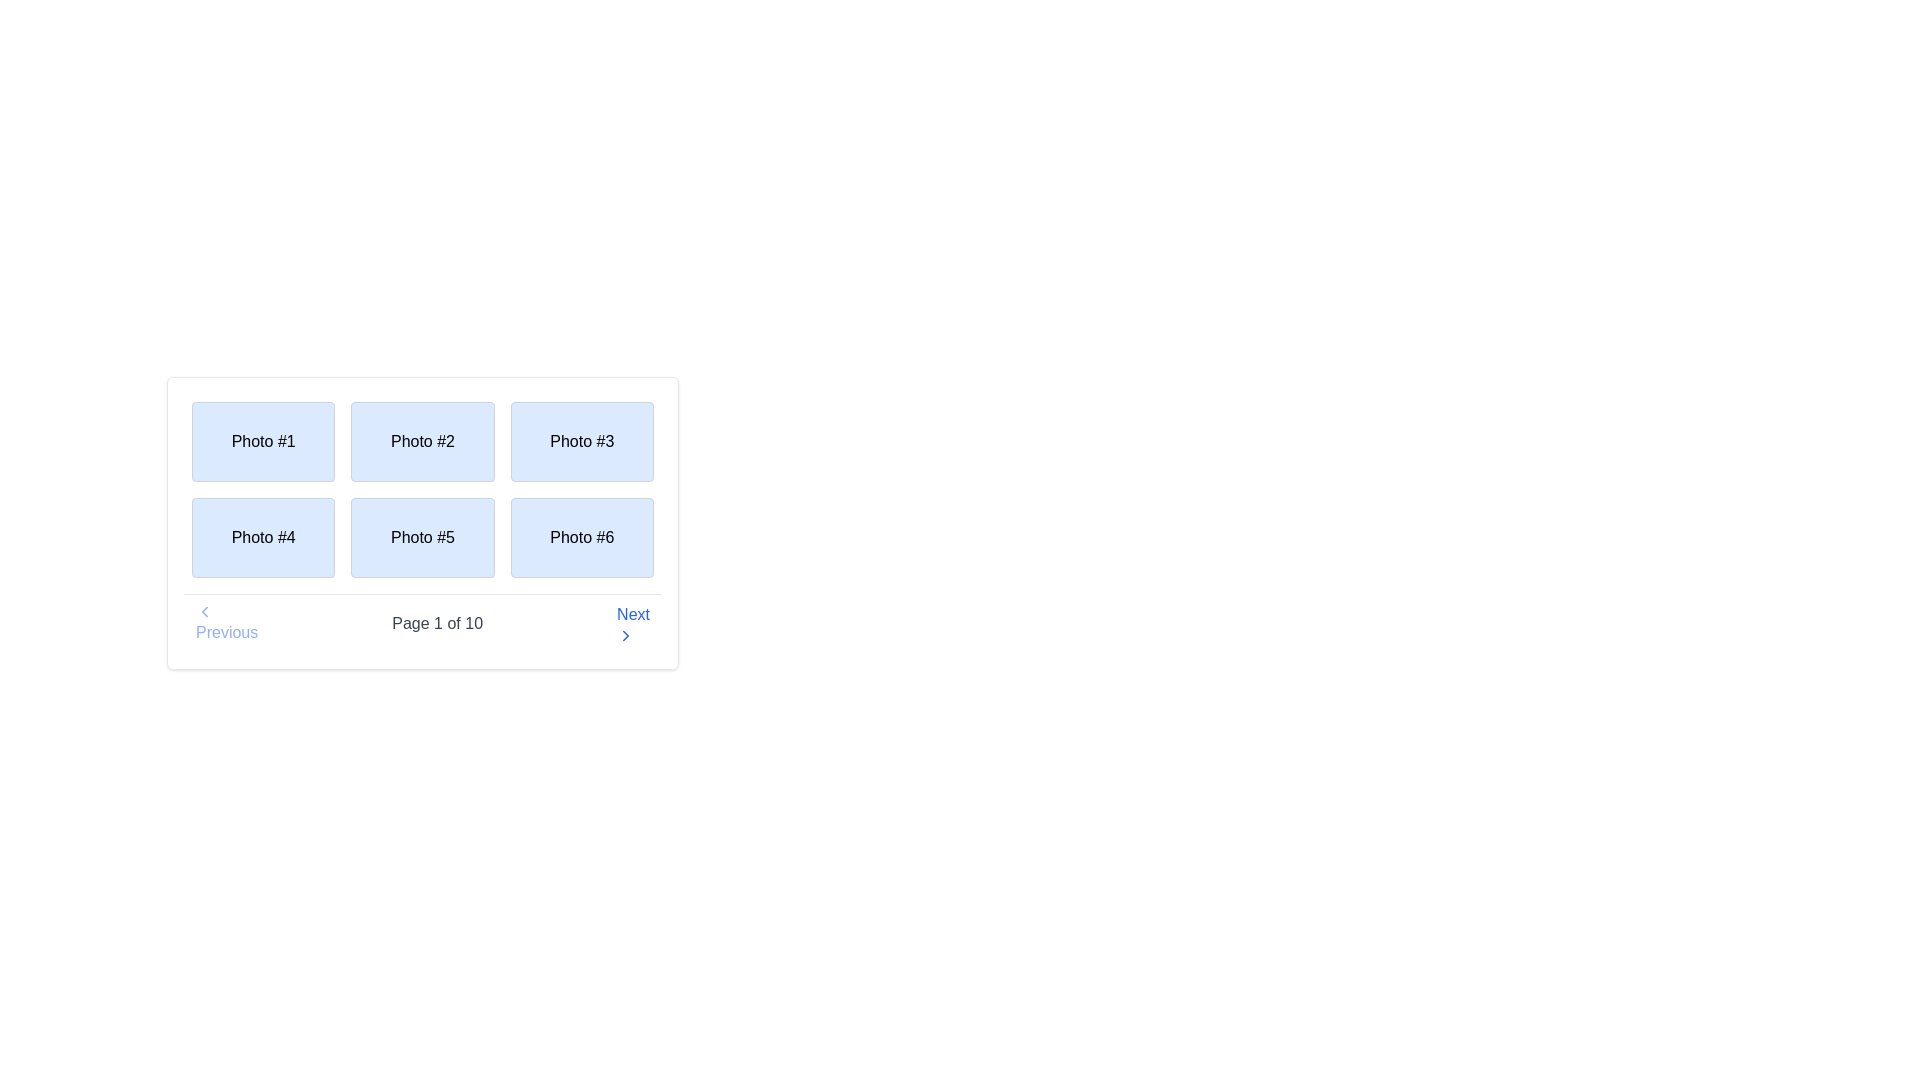 This screenshot has height=1080, width=1920. Describe the element at coordinates (421, 522) in the screenshot. I see `the photo button located in the second row and second column of the grid layout` at that location.